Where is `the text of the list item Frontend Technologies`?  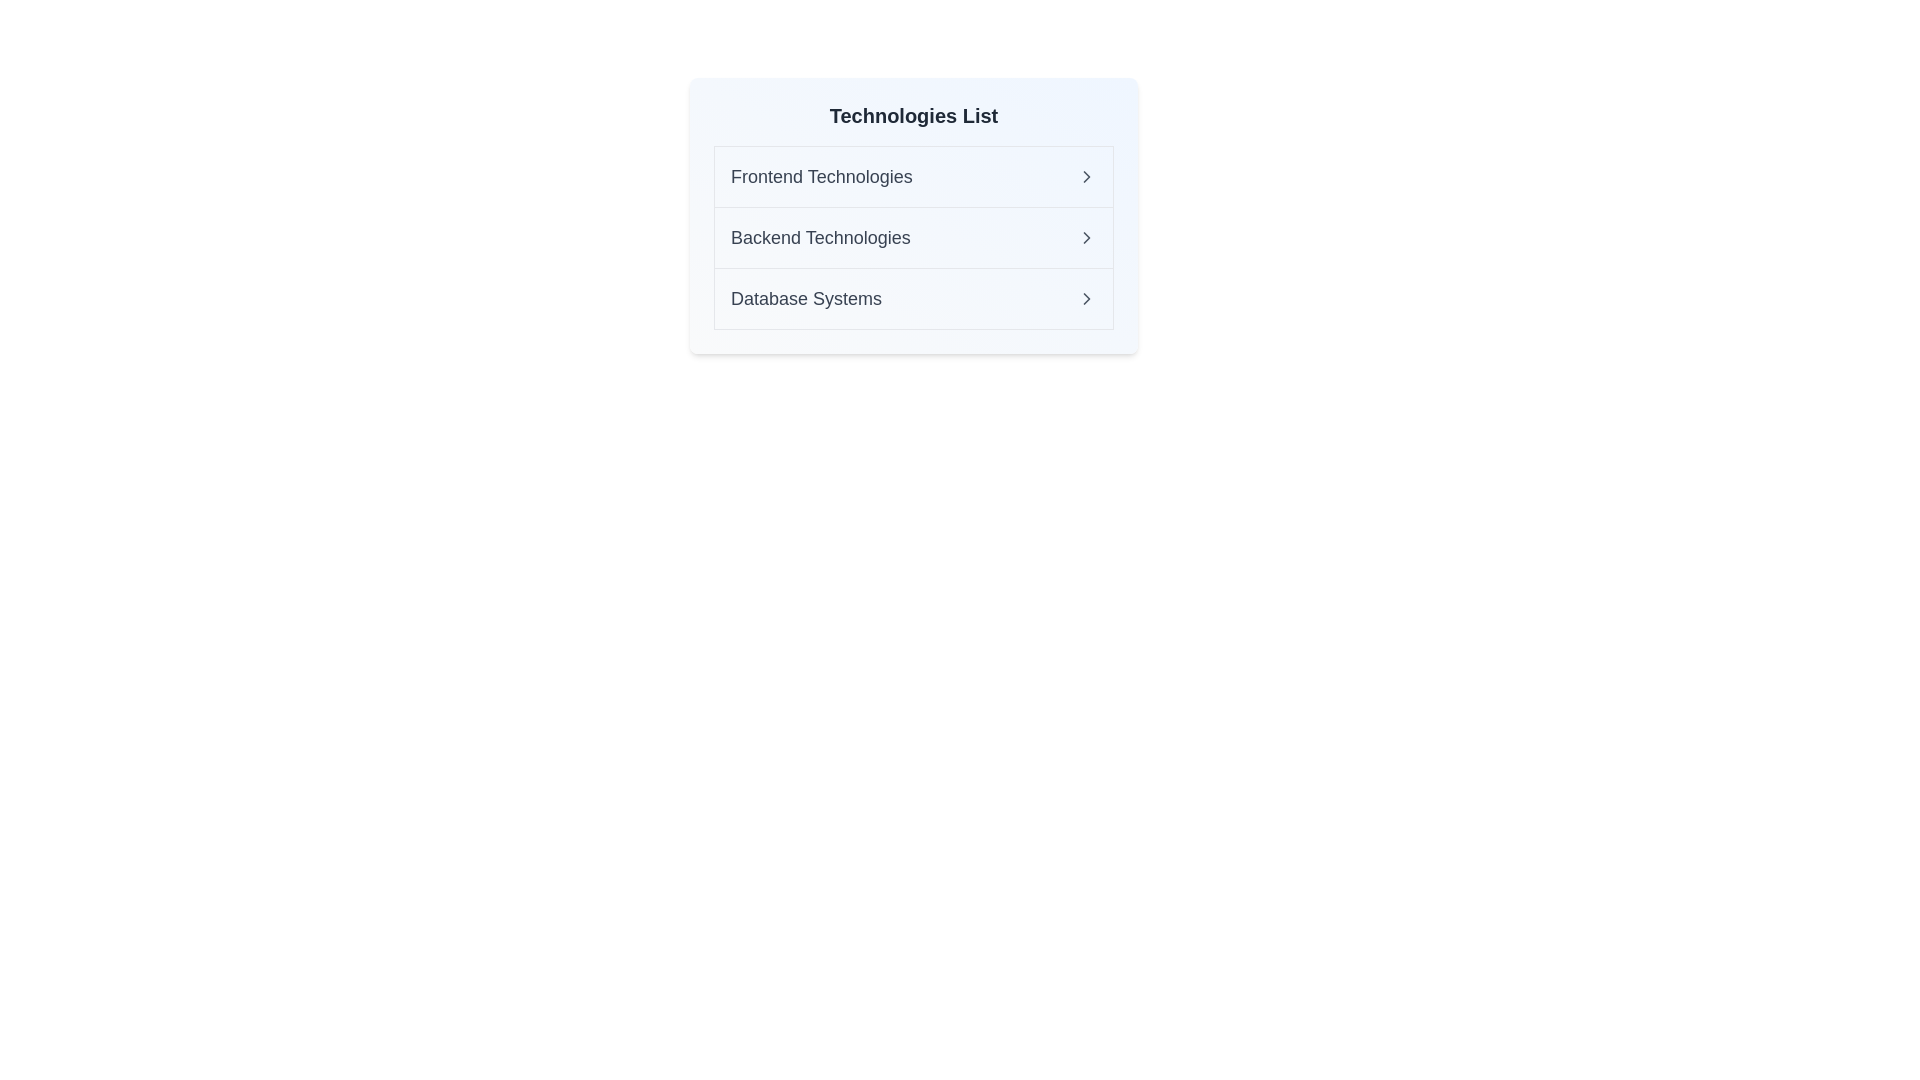
the text of the list item Frontend Technologies is located at coordinates (820, 176).